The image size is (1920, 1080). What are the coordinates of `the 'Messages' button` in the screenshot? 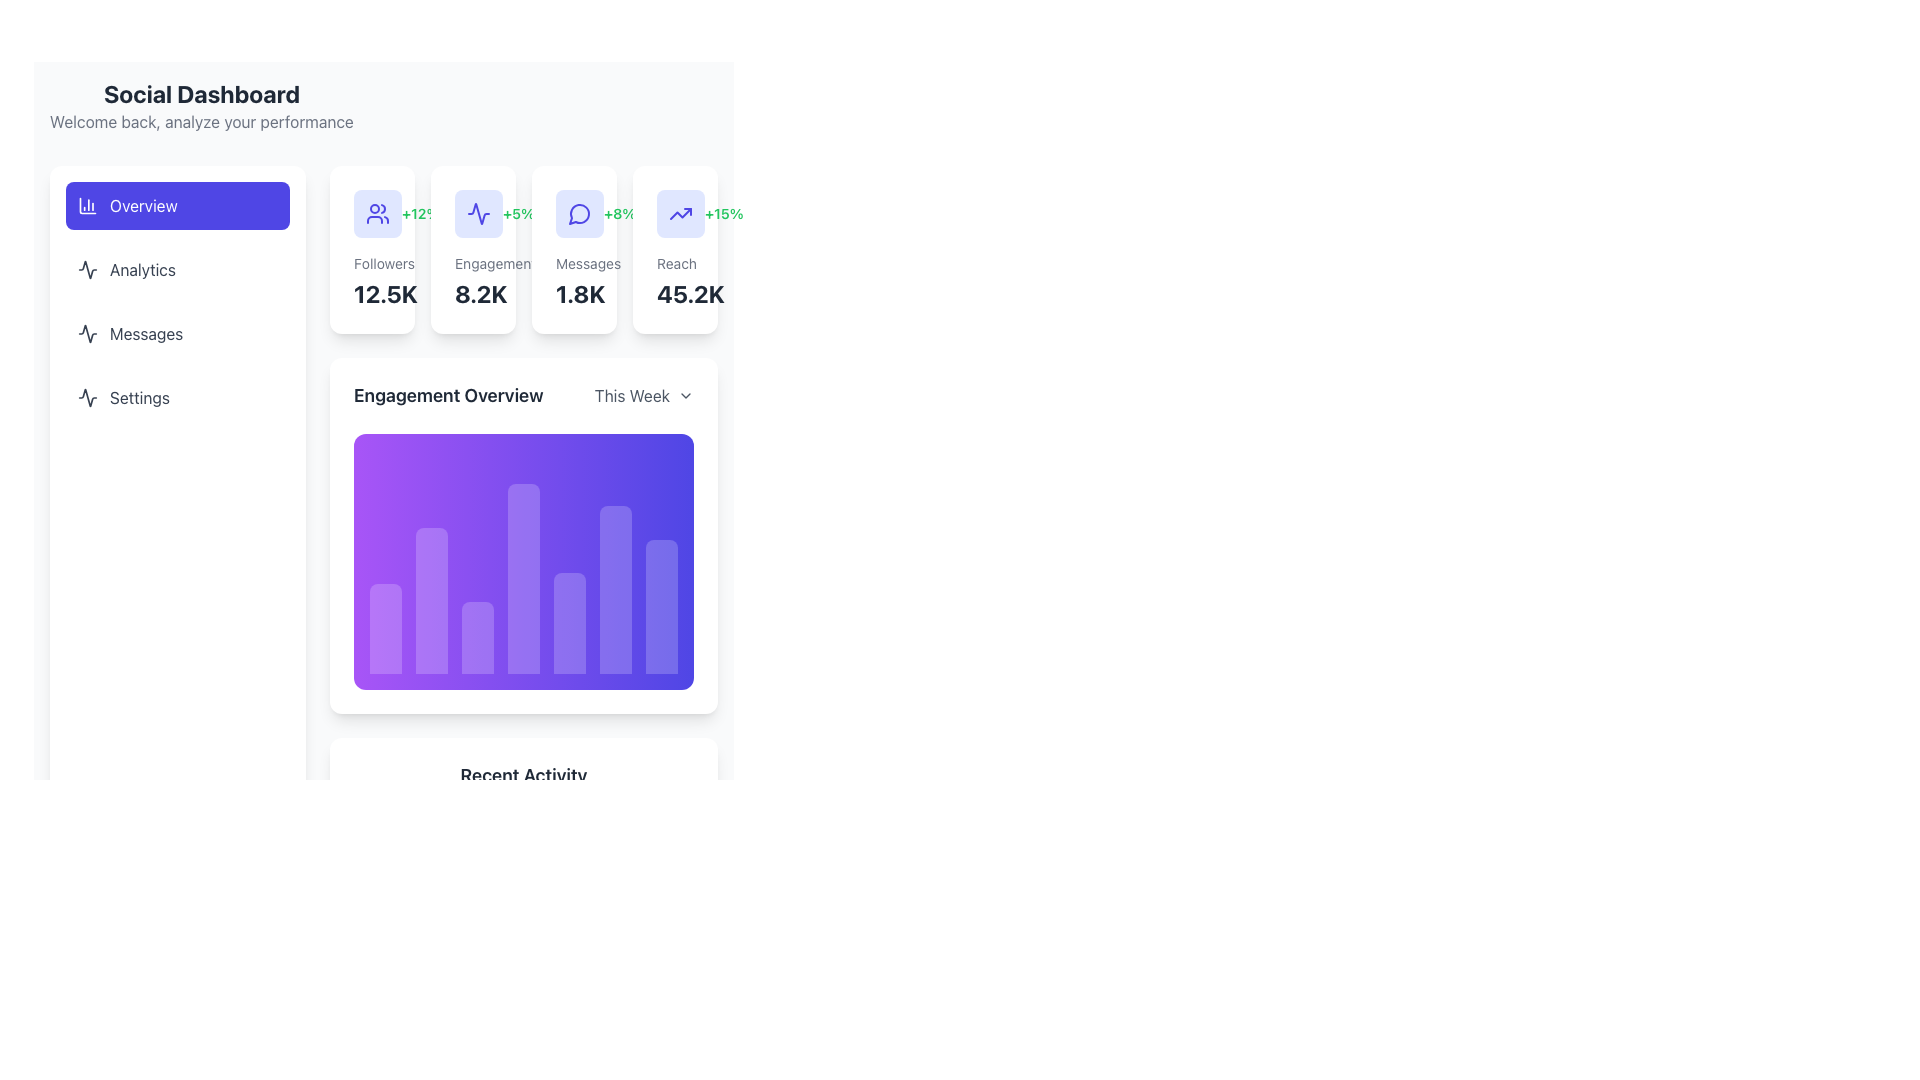 It's located at (177, 333).